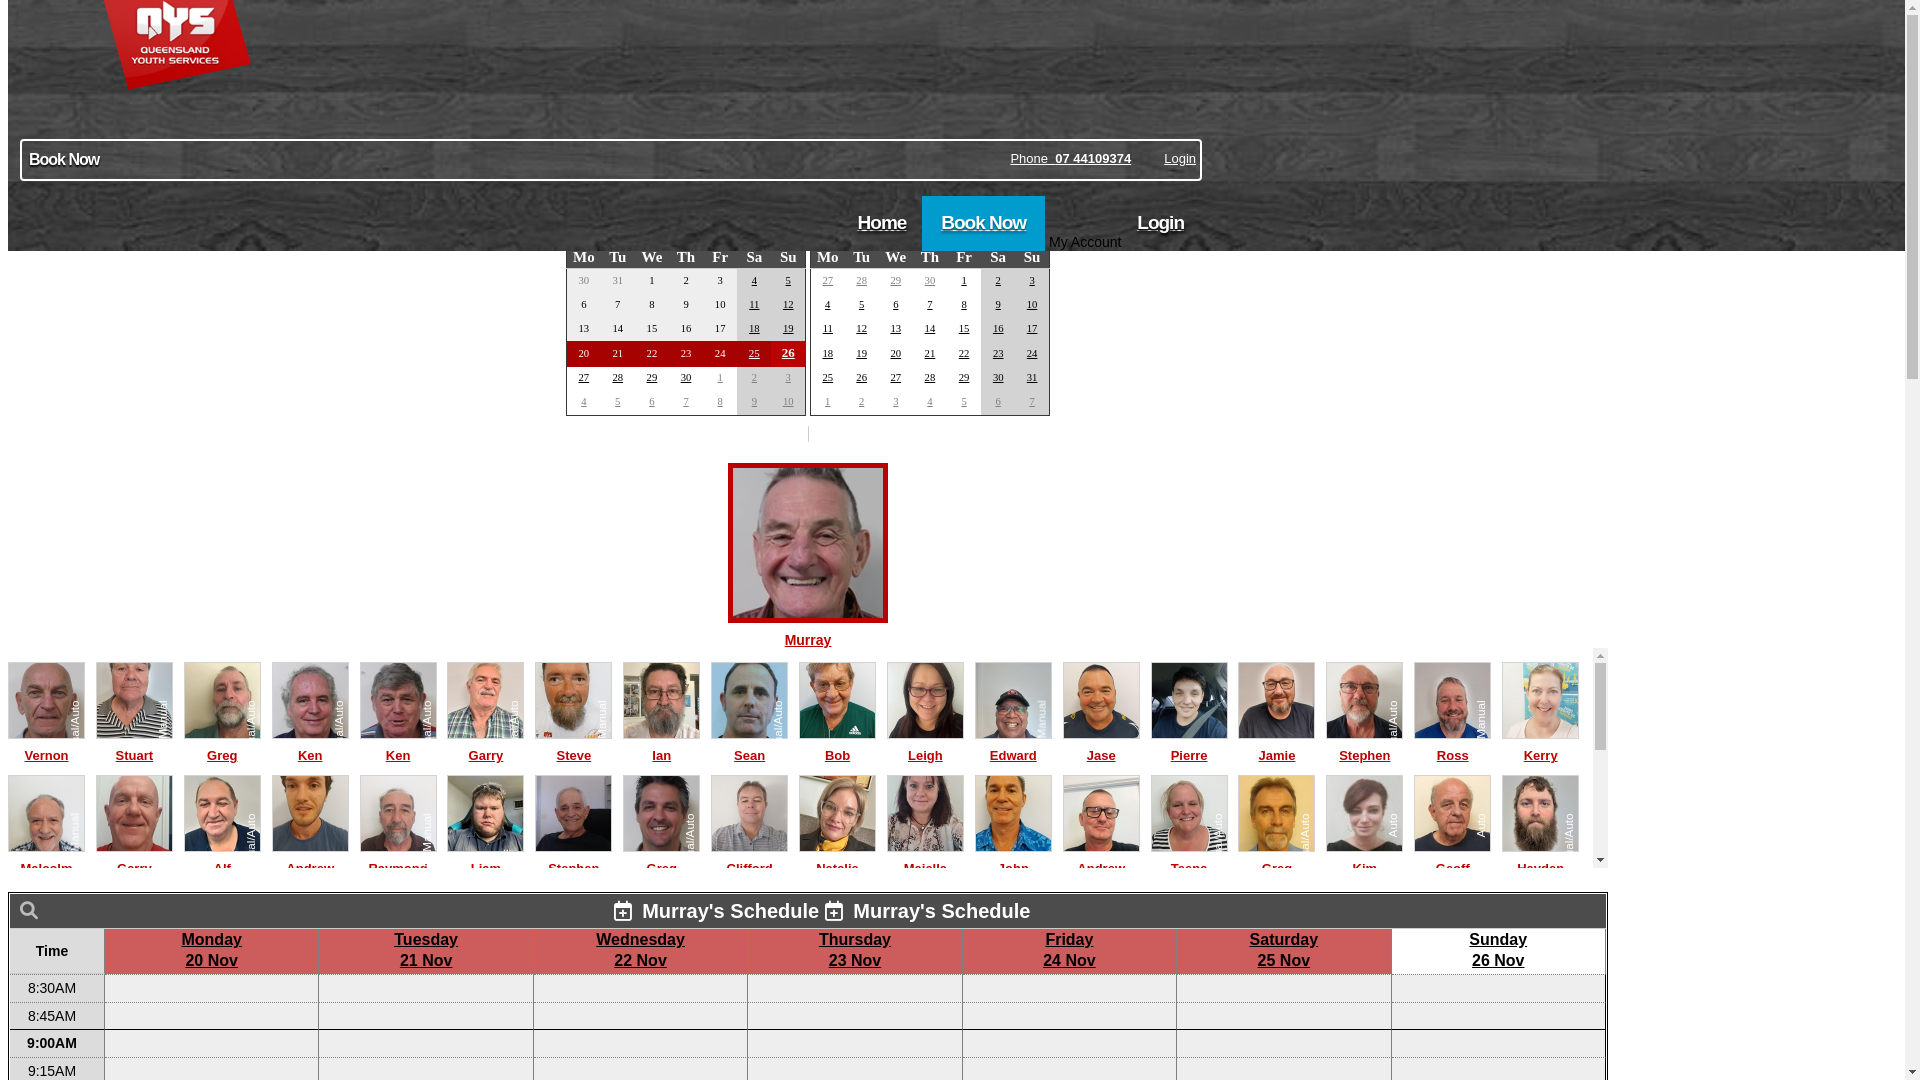 The height and width of the screenshot is (1080, 1920). What do you see at coordinates (753, 327) in the screenshot?
I see `'18'` at bounding box center [753, 327].